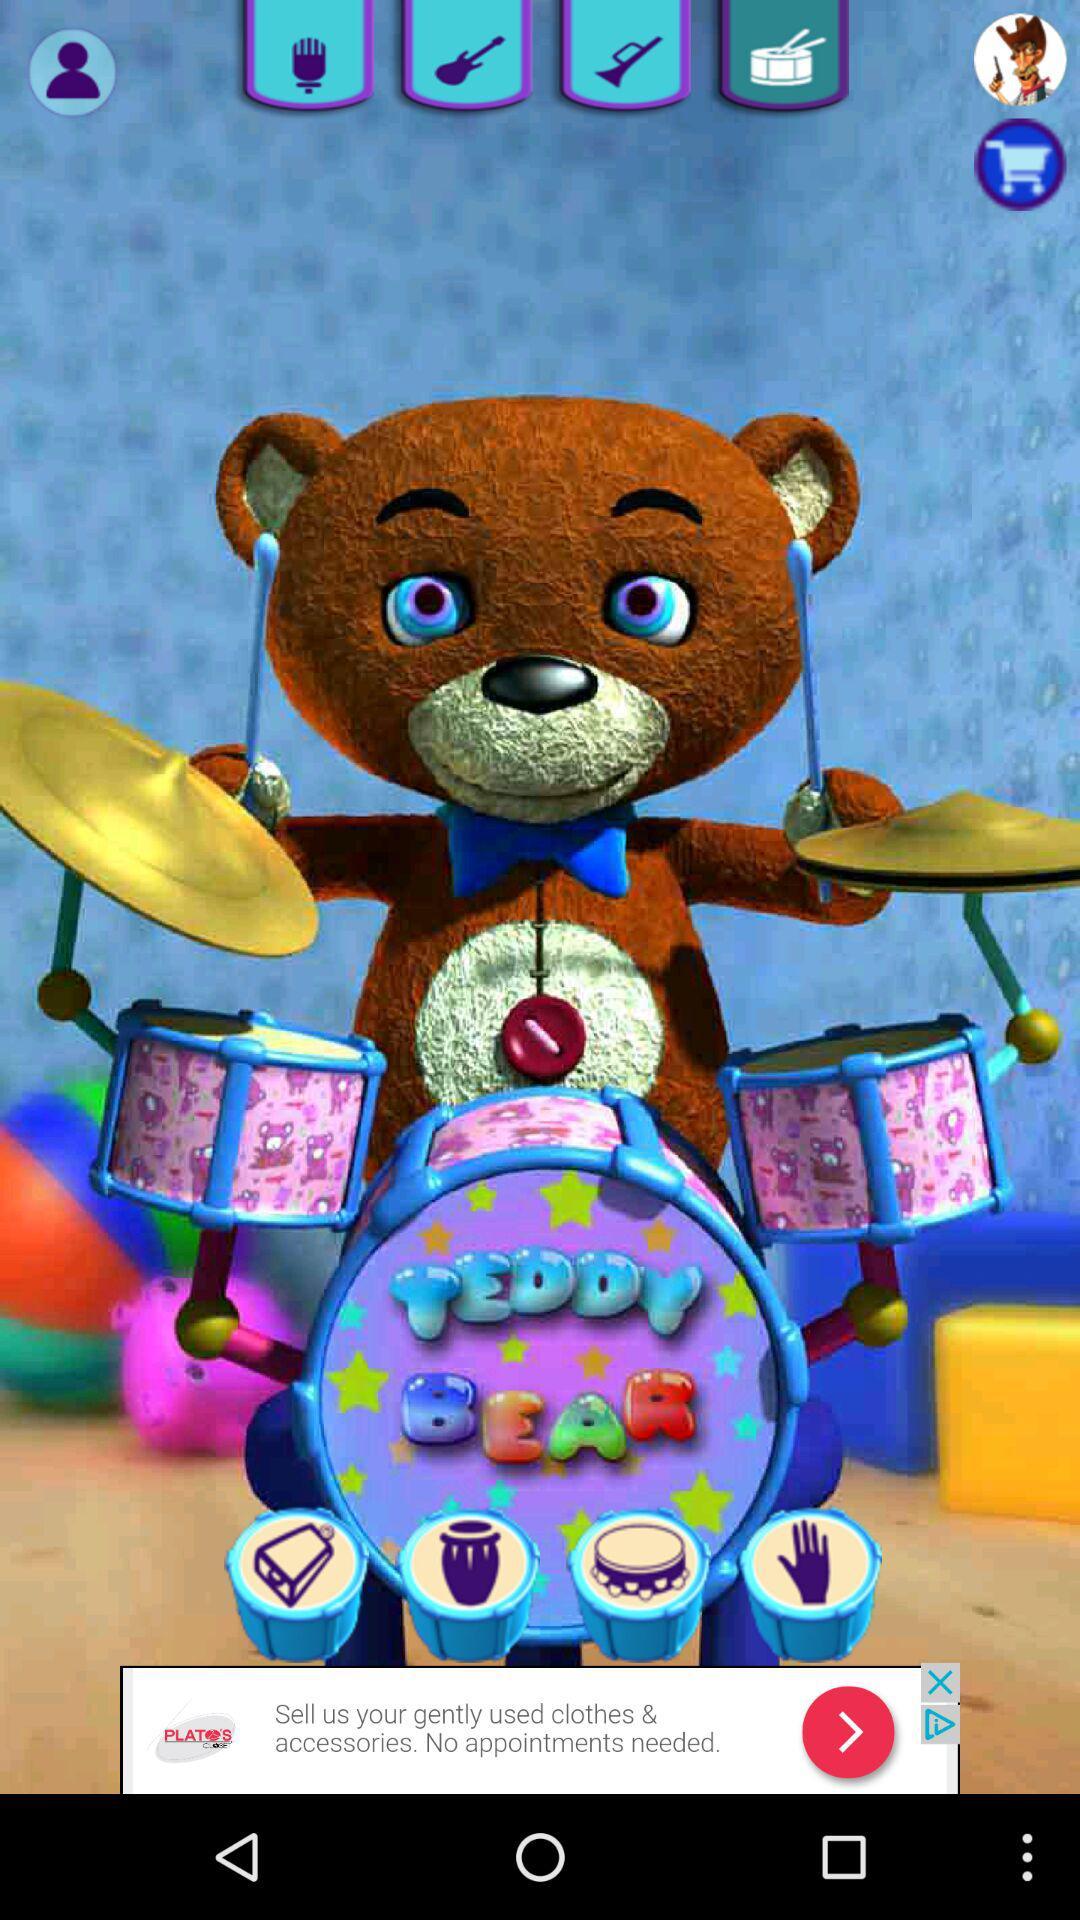  Describe the element at coordinates (638, 1694) in the screenshot. I see `the email icon` at that location.